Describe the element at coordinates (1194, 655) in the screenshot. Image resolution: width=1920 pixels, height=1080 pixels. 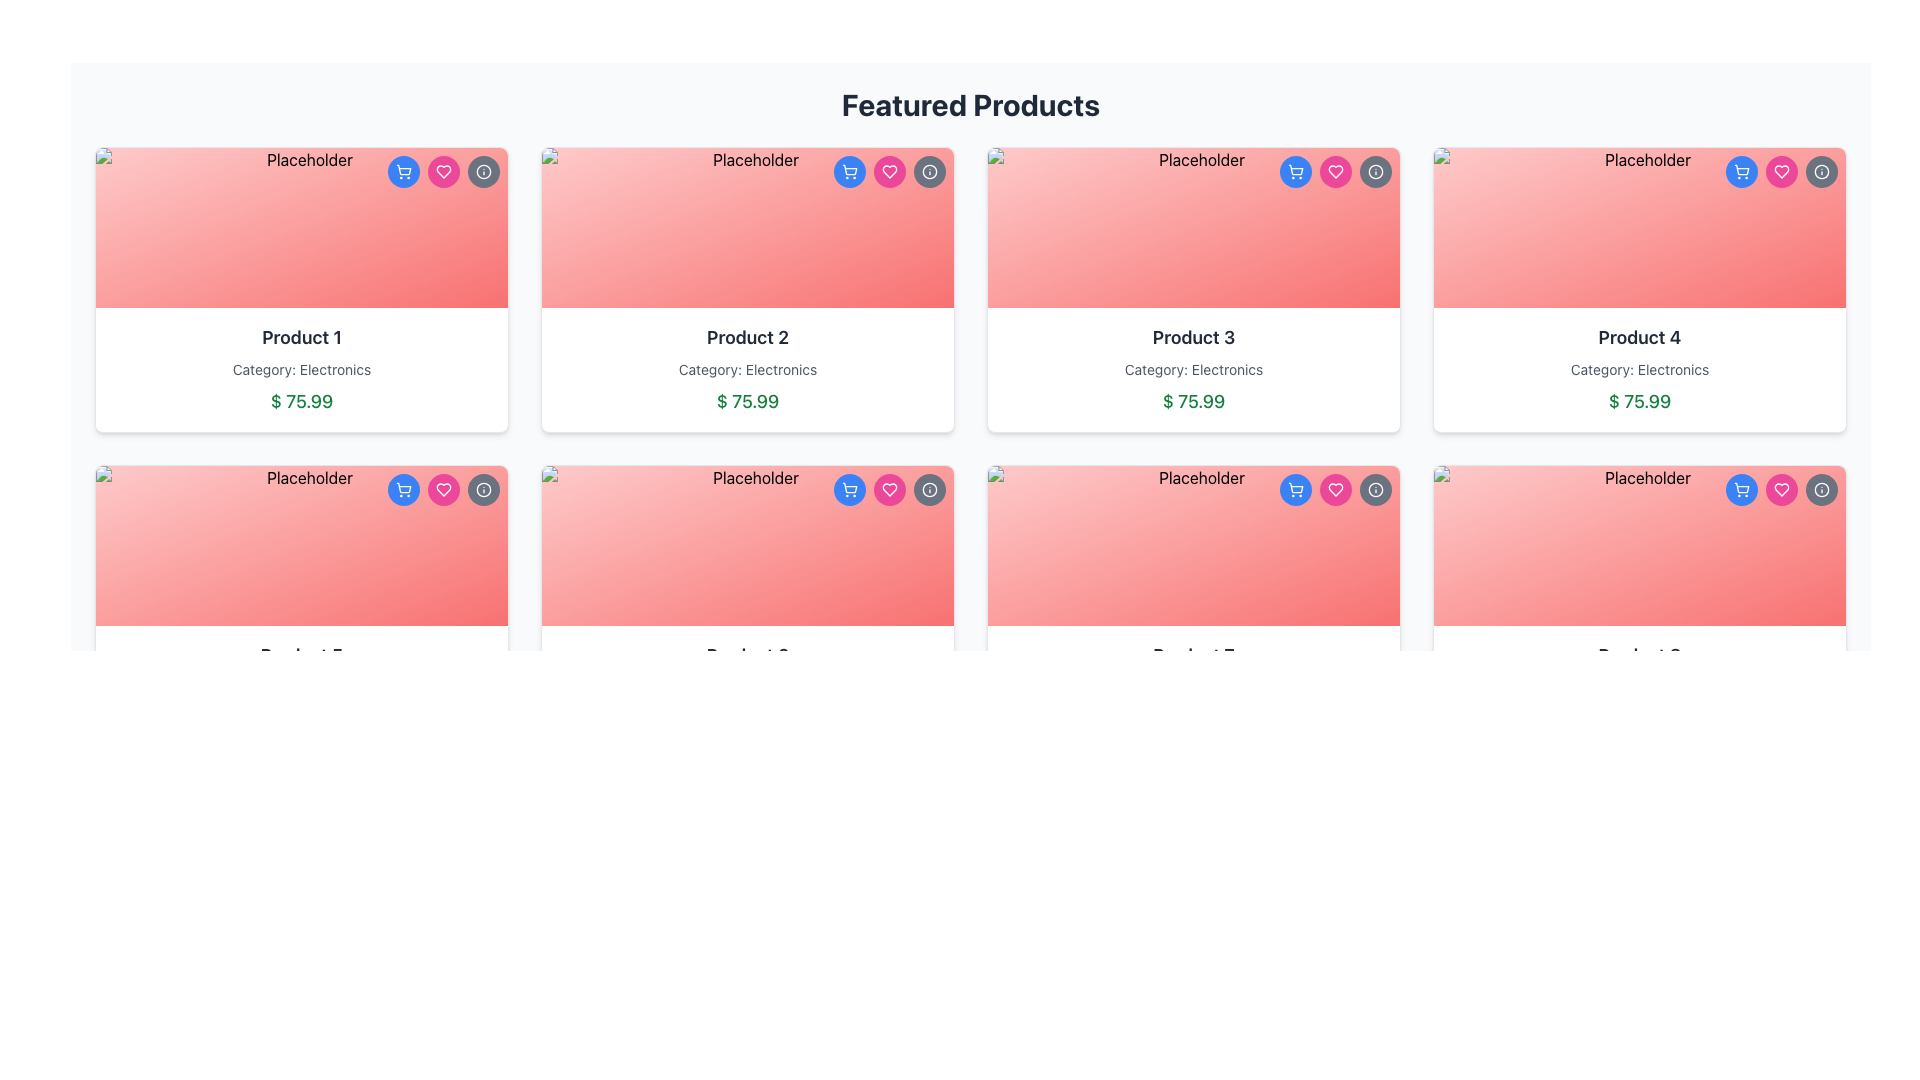
I see `name displayed on the product title label located at the top section of the card in the bottom row, second column from the left` at that location.